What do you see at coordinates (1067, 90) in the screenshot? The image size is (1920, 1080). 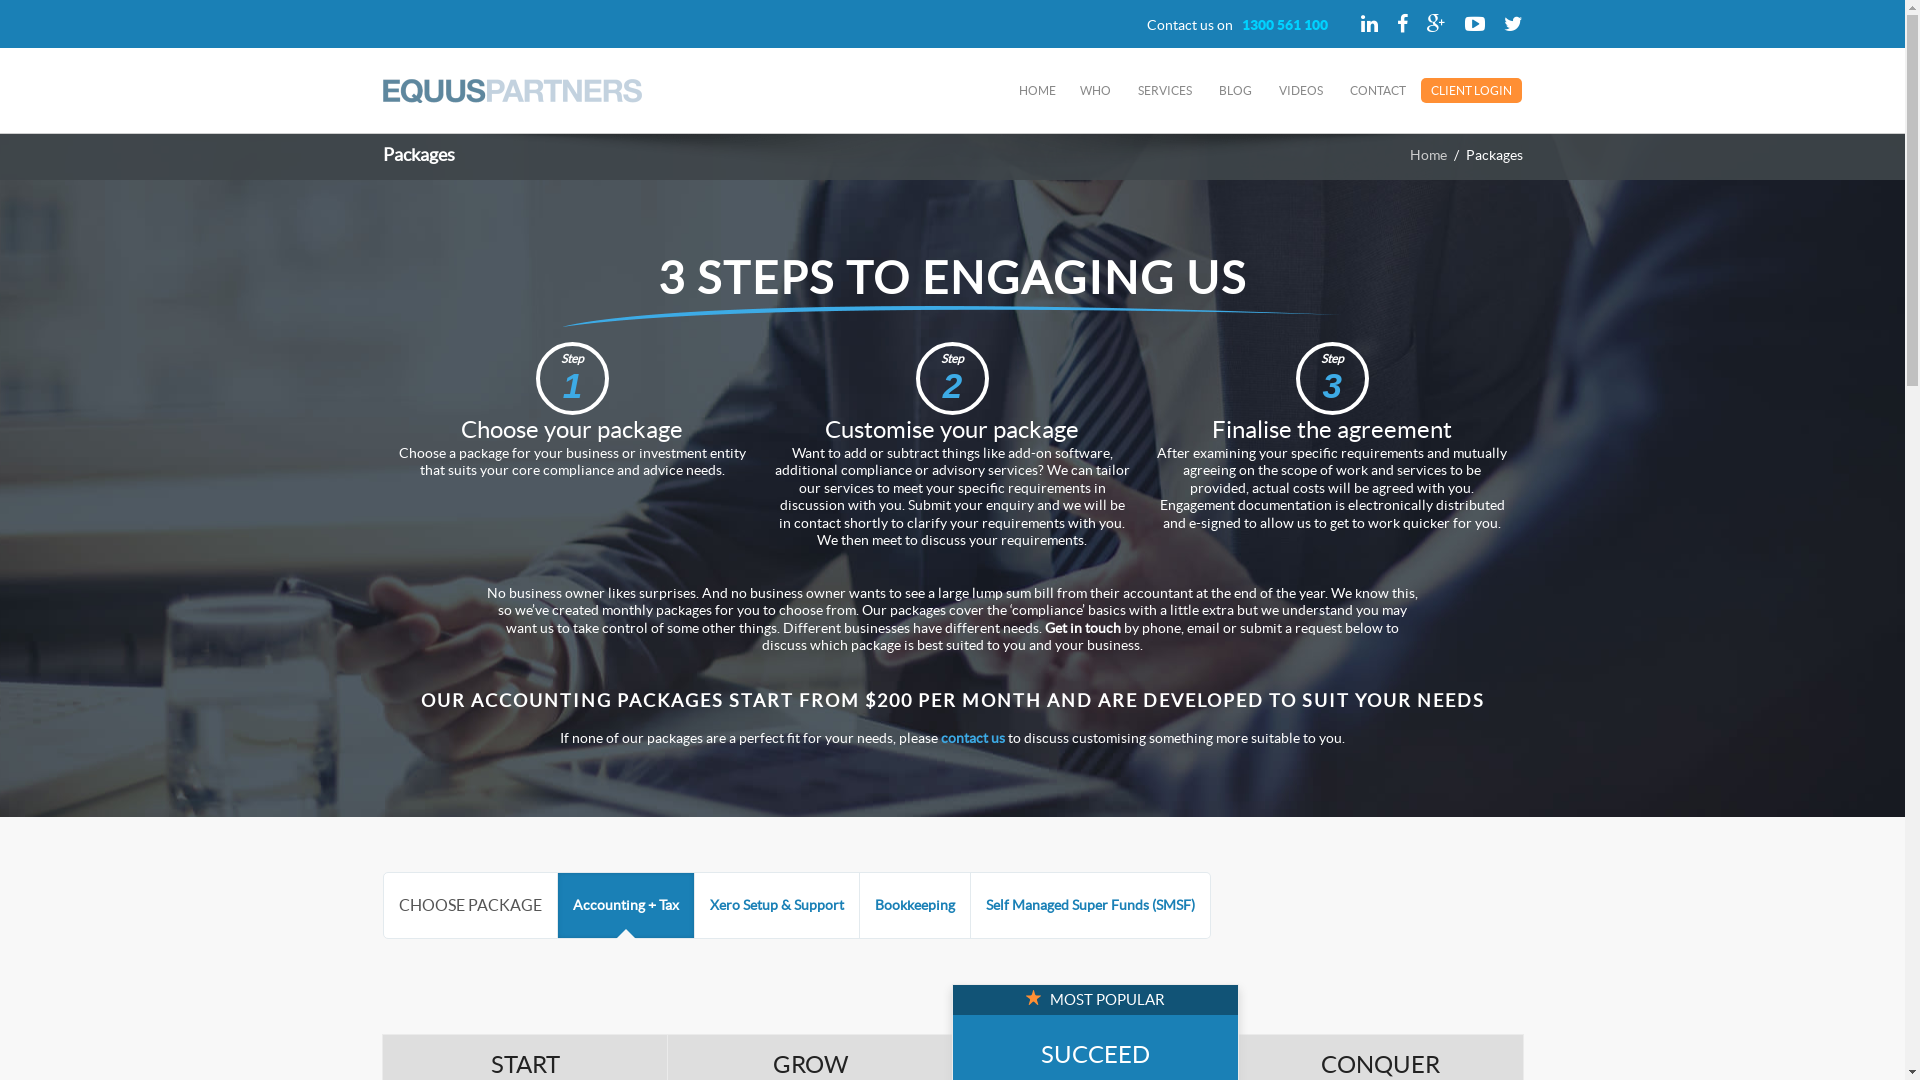 I see `'WHO'` at bounding box center [1067, 90].